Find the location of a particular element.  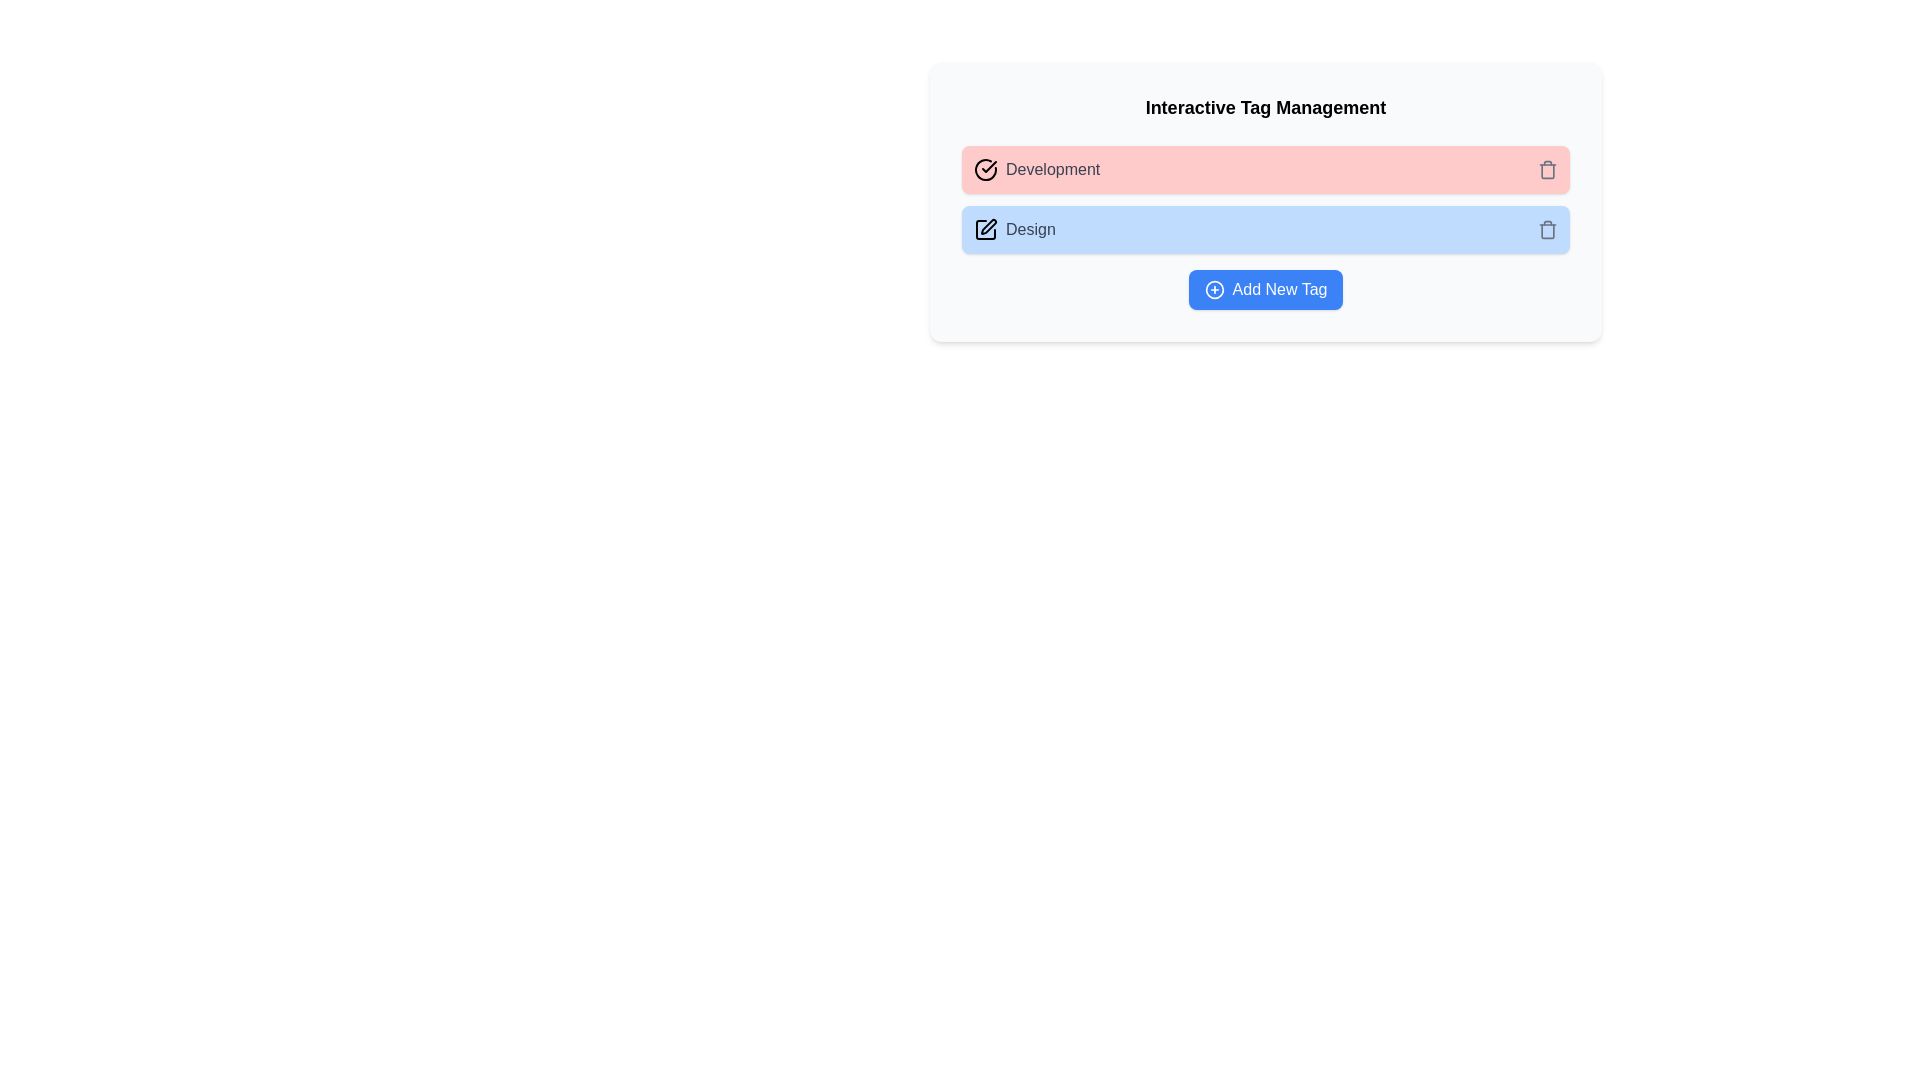

the leftmost icon within the 'Design' tag section, which represents editing functionality and is located in the blue background area at the top of the interface is located at coordinates (985, 229).